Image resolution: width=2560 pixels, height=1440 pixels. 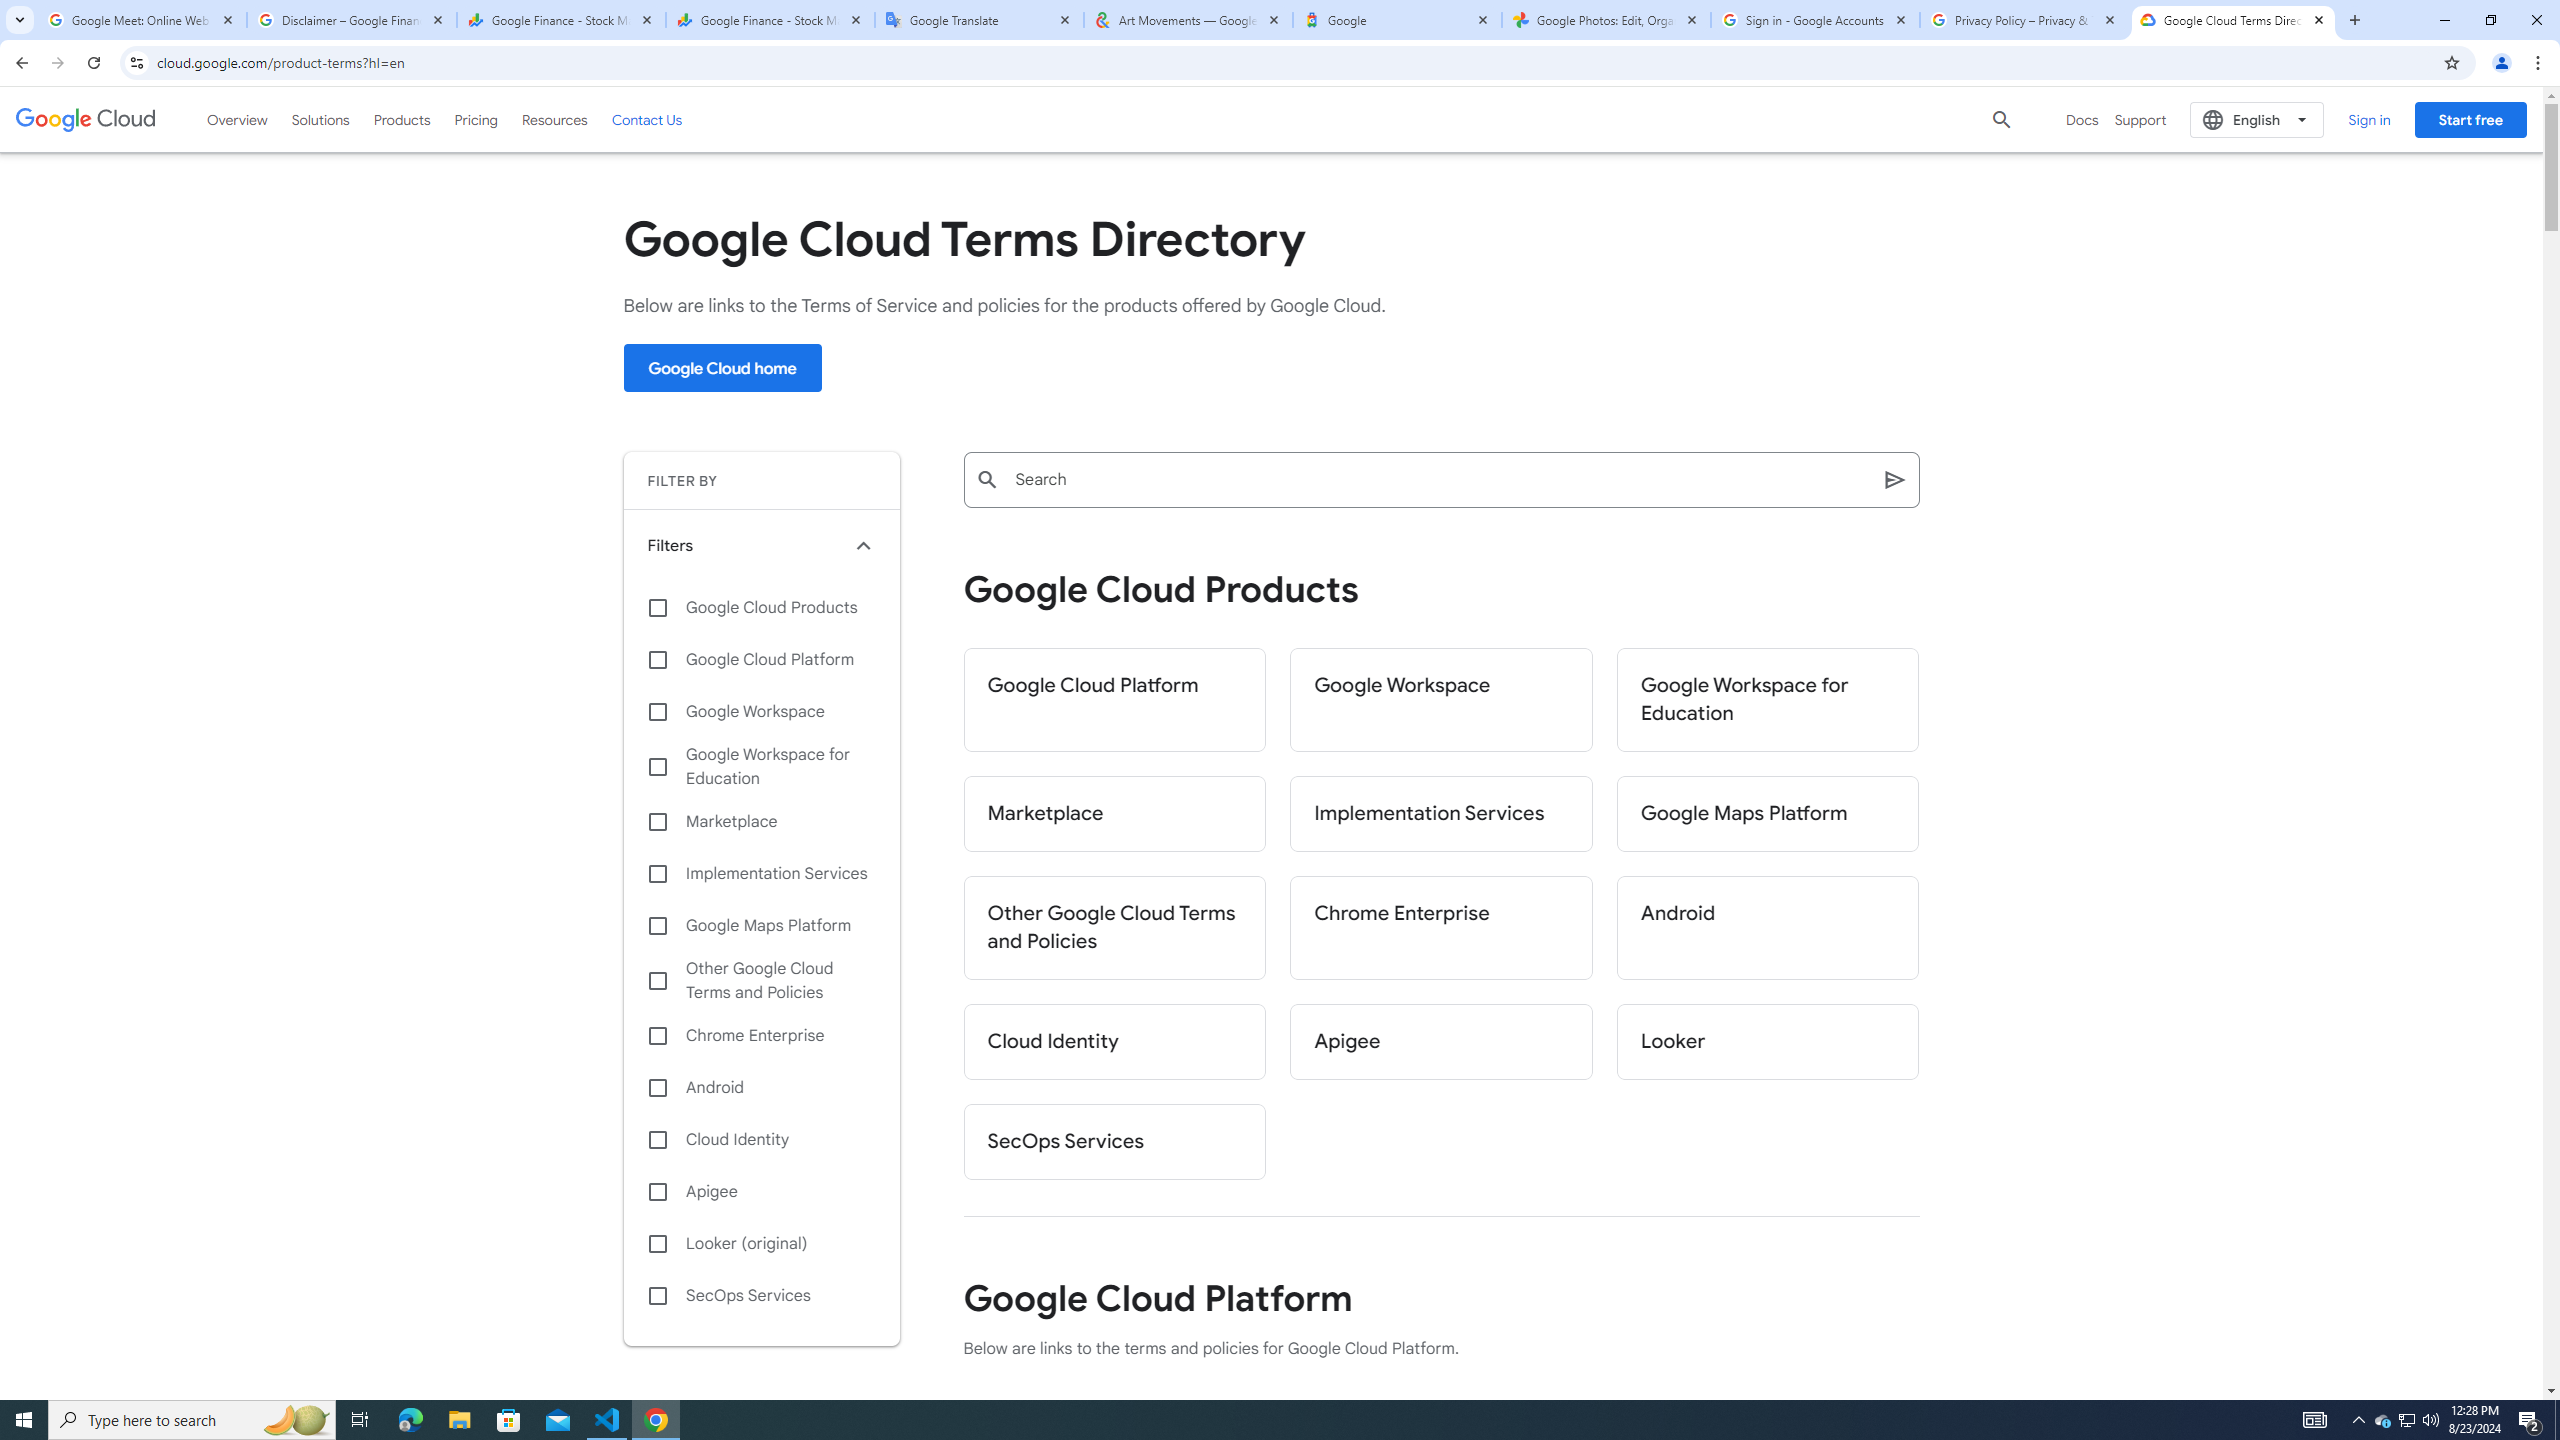 I want to click on 'Sign in - Google Accounts', so click(x=1815, y=19).